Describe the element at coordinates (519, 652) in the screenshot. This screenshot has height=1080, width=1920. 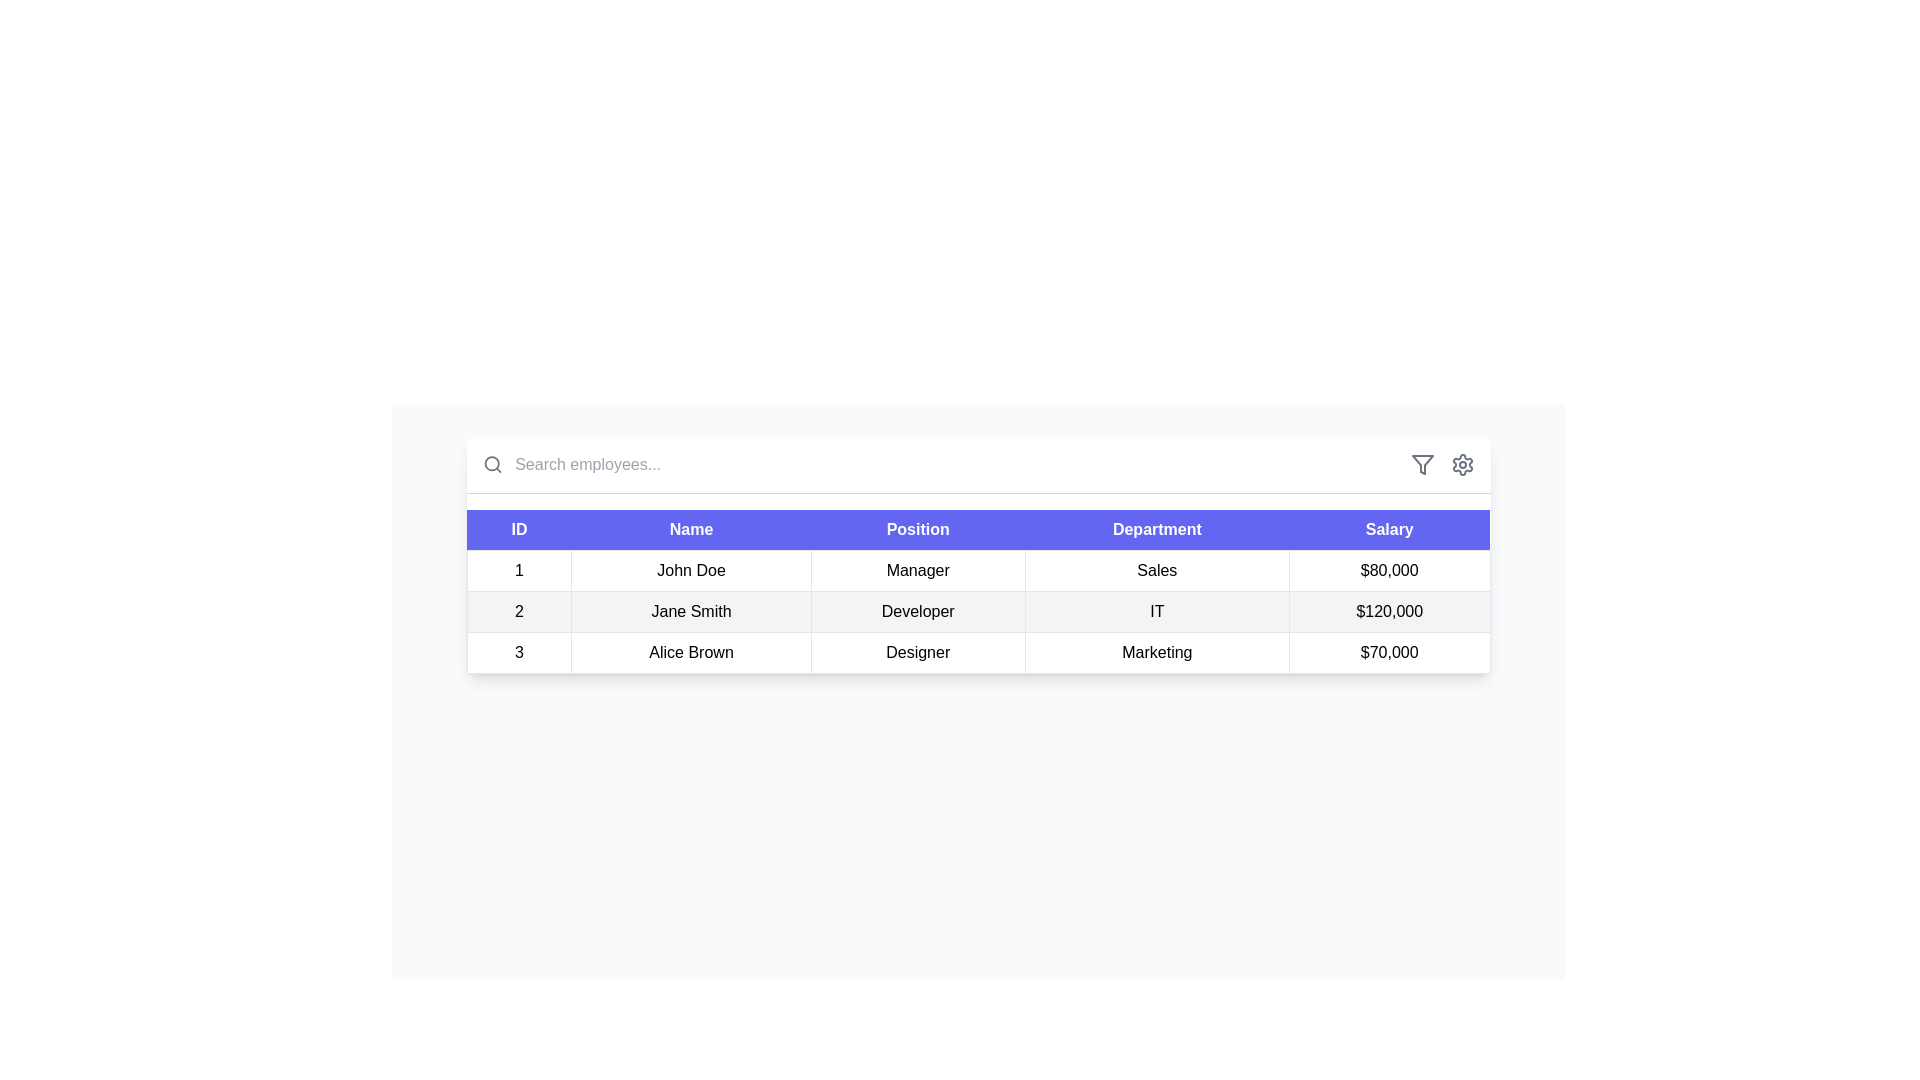
I see `the static text element that represents the identifier for the third entry in the table, corresponding to 'Alice Brown'` at that location.